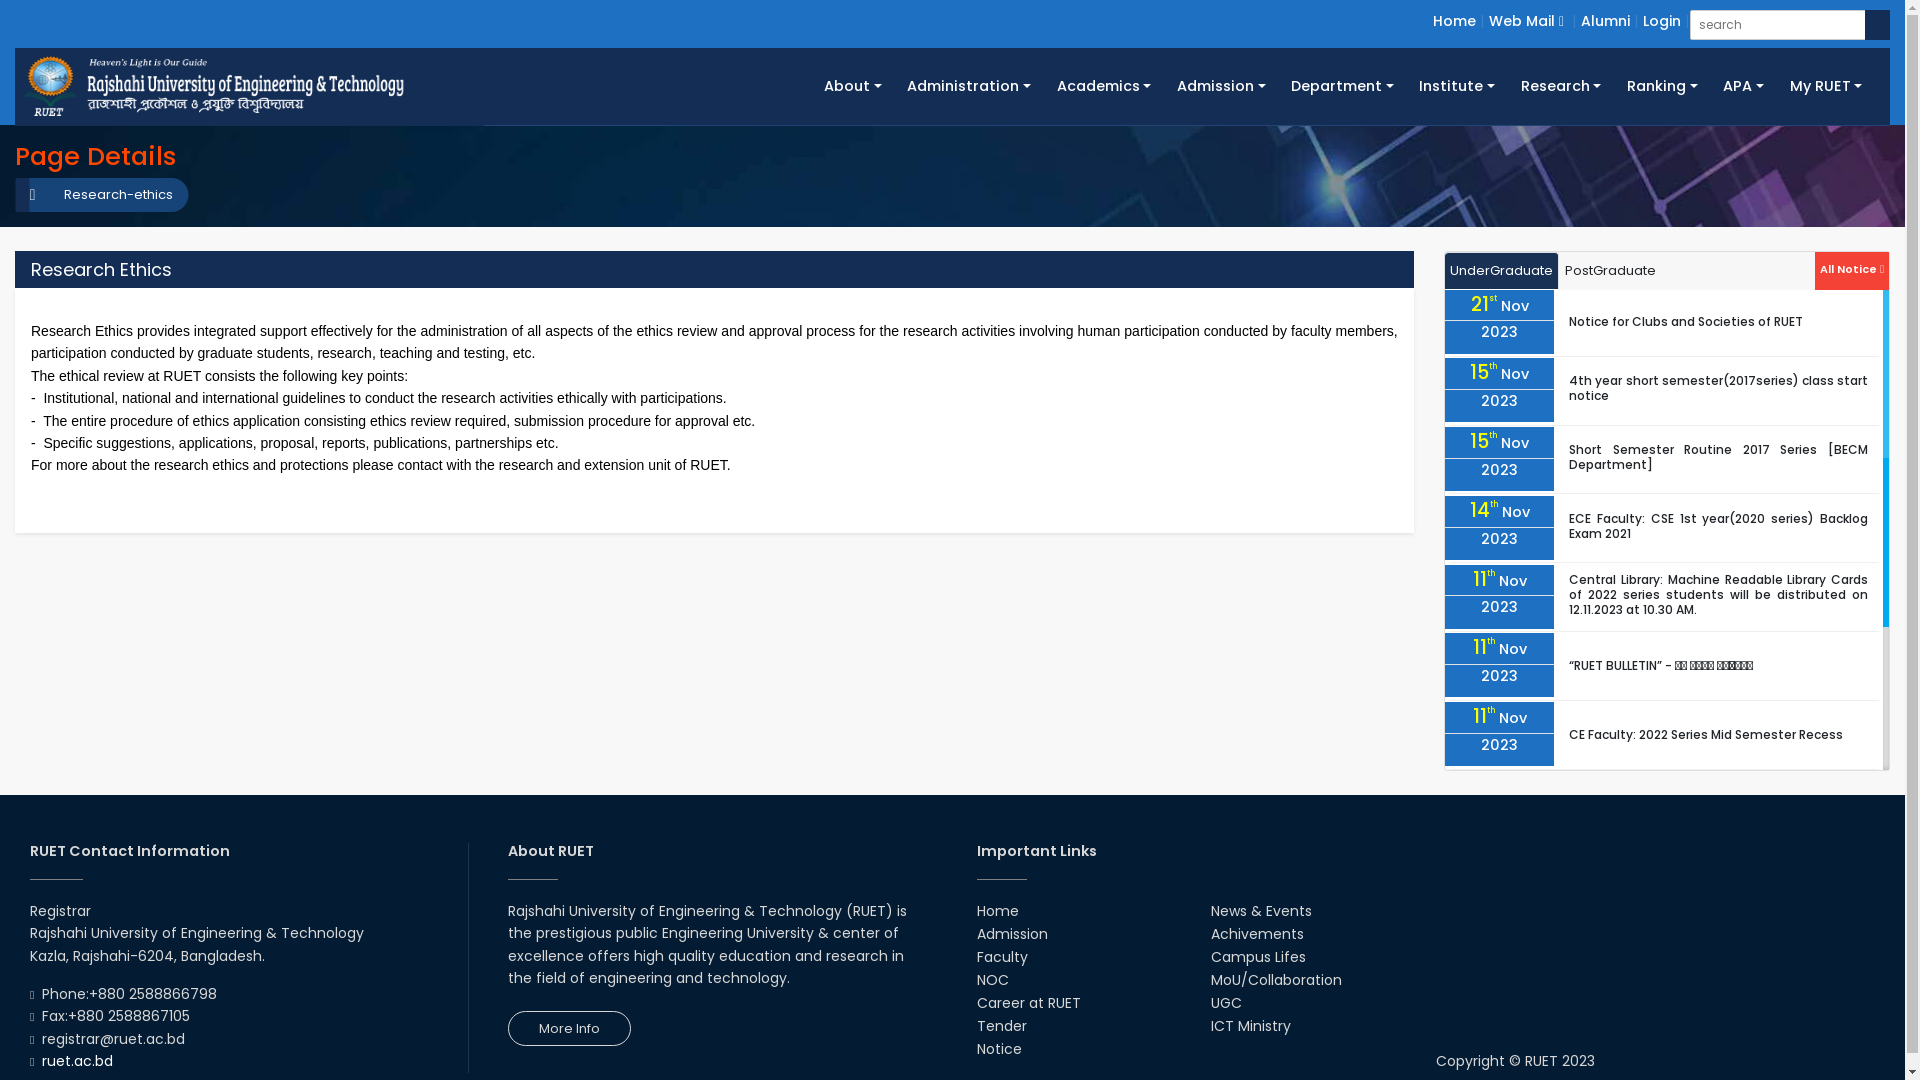  I want to click on 'PostGraduate', so click(1558, 271).